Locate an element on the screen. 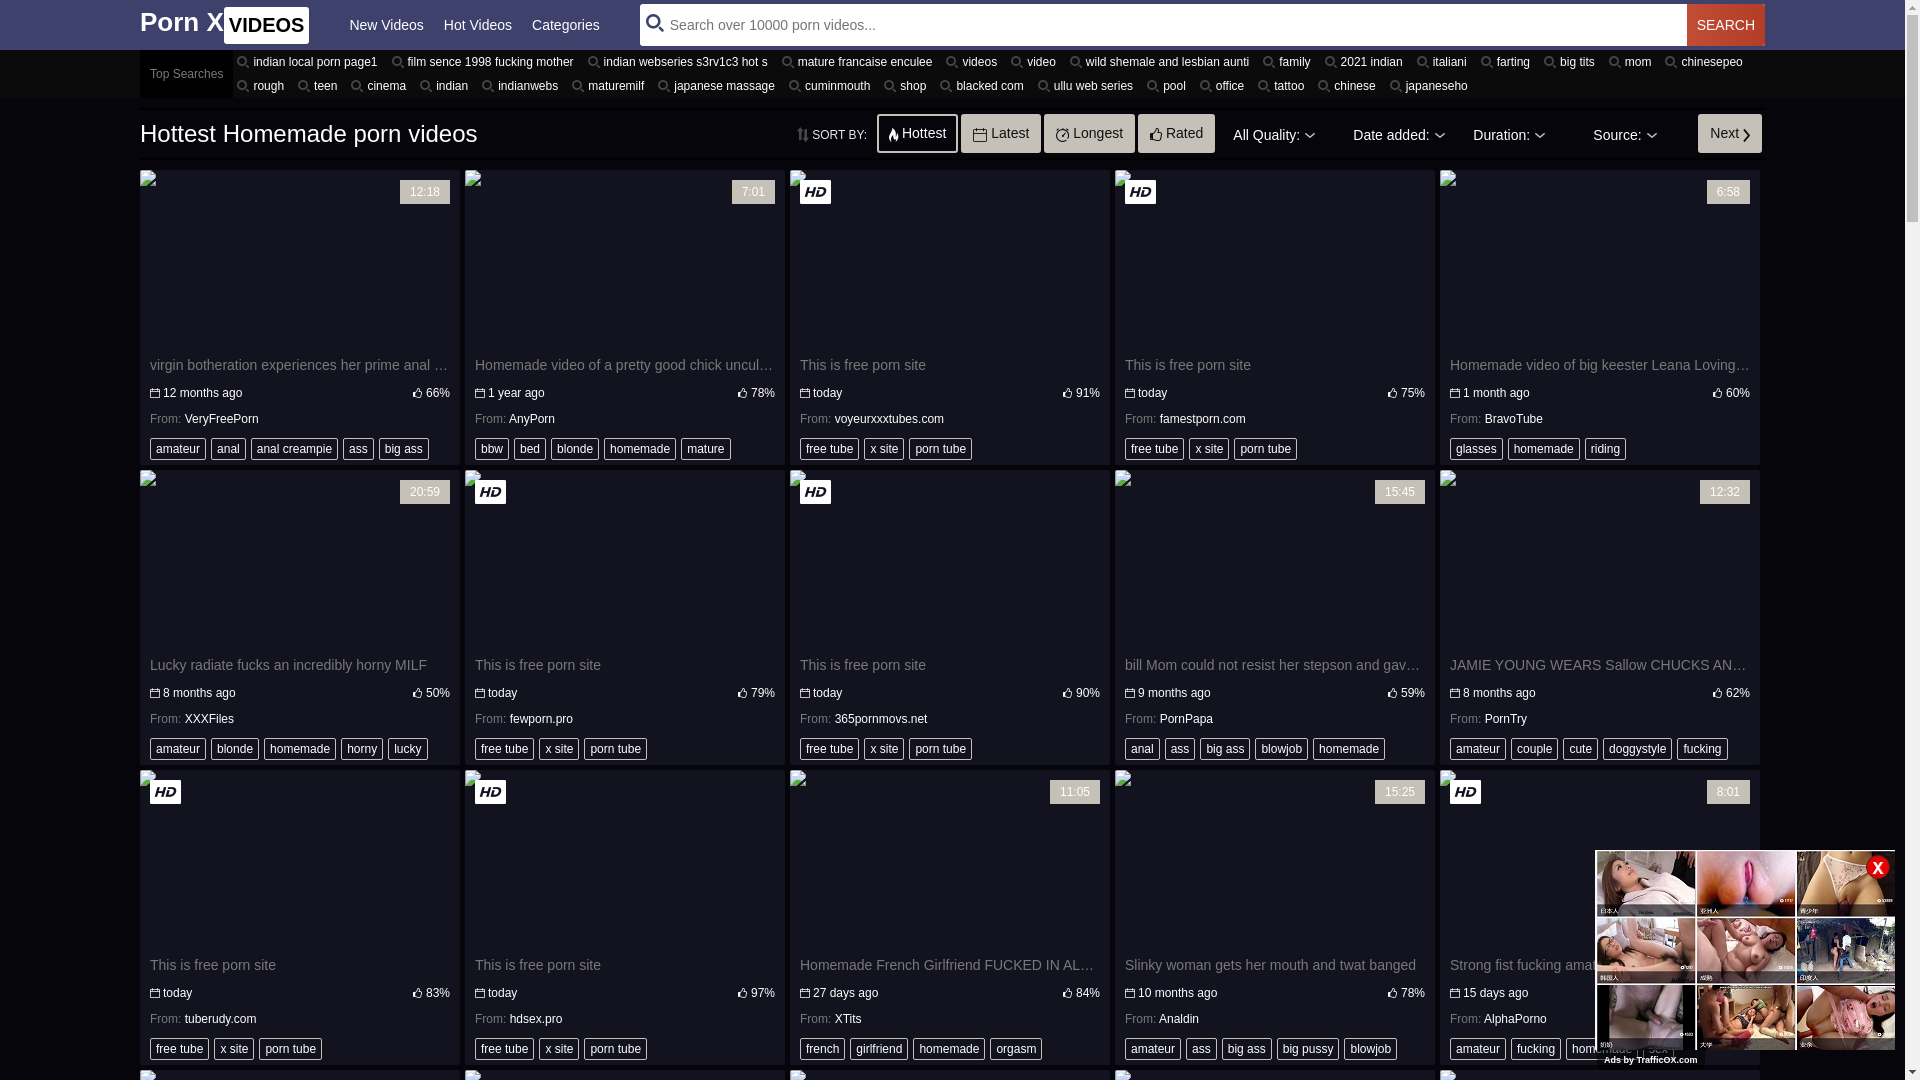 The width and height of the screenshot is (1920, 1080). 'farting' is located at coordinates (1508, 60).